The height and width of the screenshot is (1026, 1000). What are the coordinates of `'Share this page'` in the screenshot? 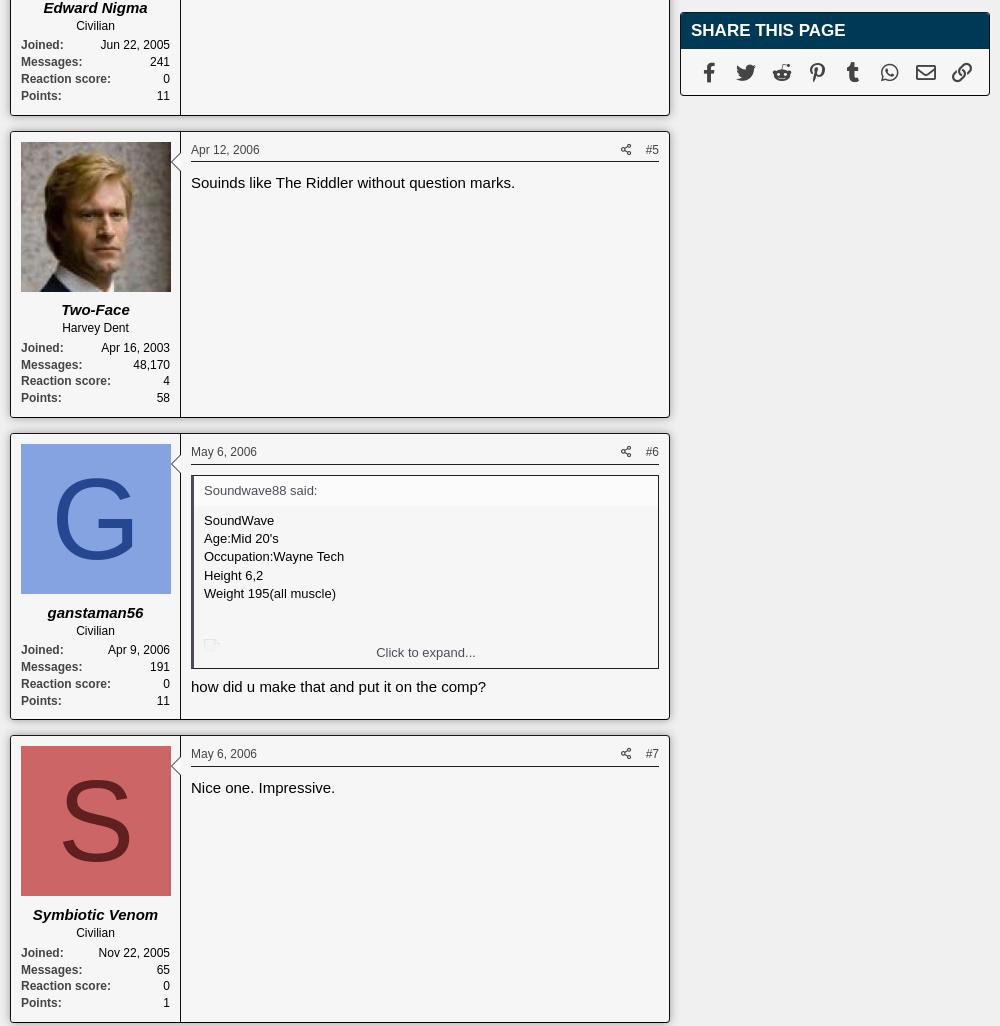 It's located at (690, 30).